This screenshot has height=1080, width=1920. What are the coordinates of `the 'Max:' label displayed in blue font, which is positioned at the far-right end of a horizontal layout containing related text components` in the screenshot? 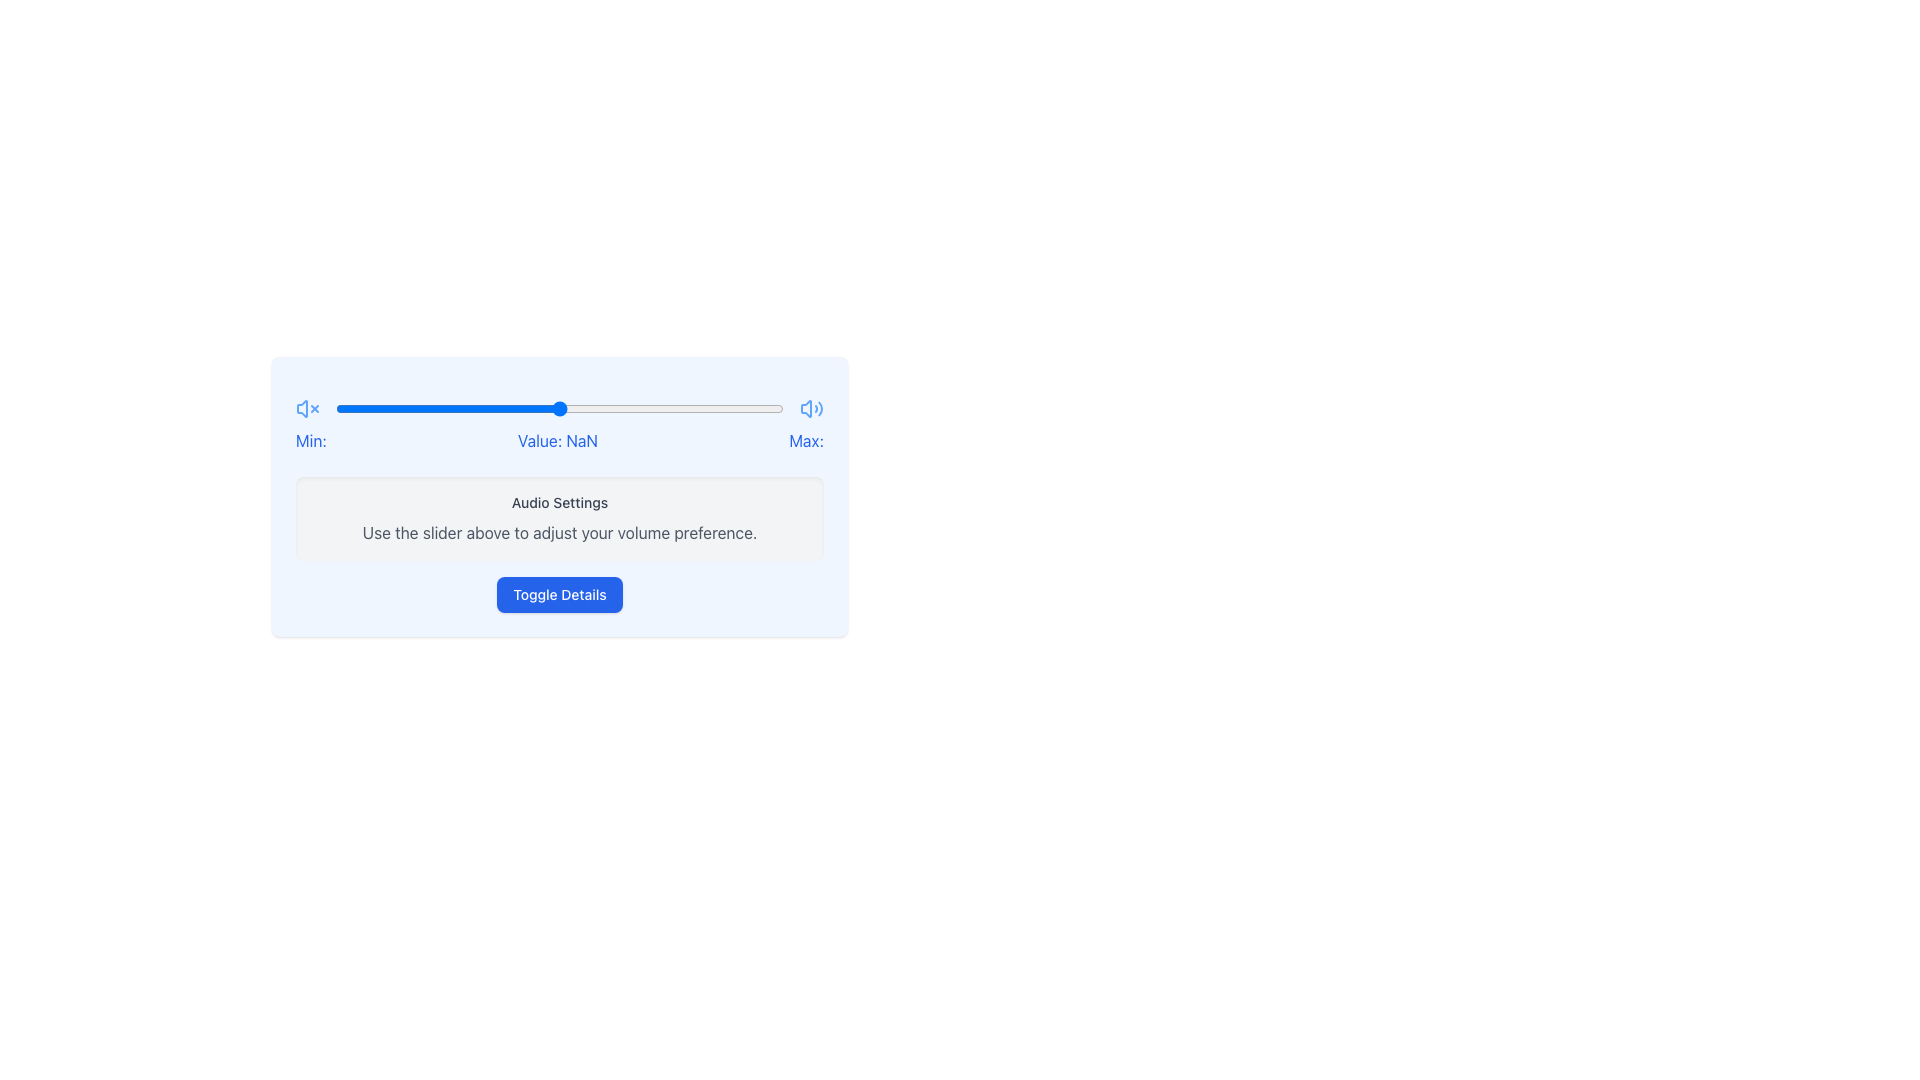 It's located at (806, 439).